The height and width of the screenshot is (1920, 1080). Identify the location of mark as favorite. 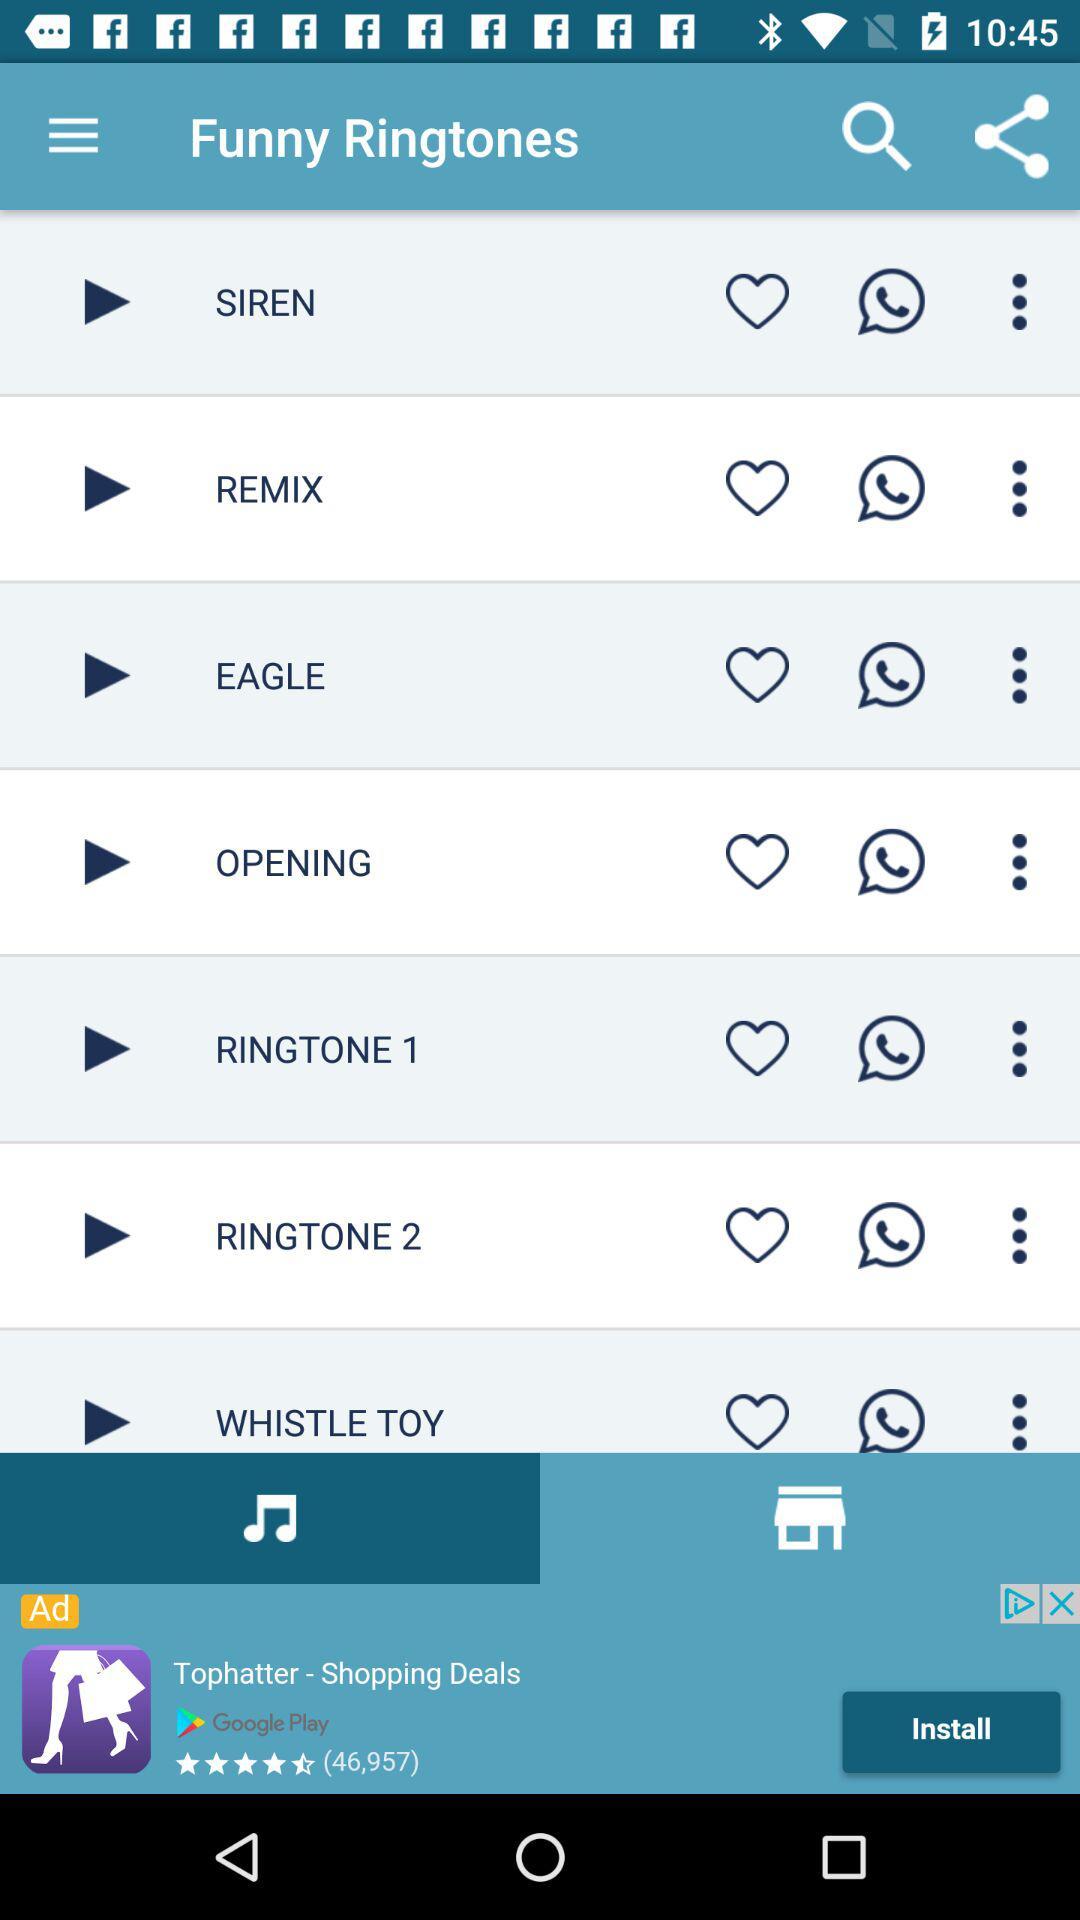
(757, 861).